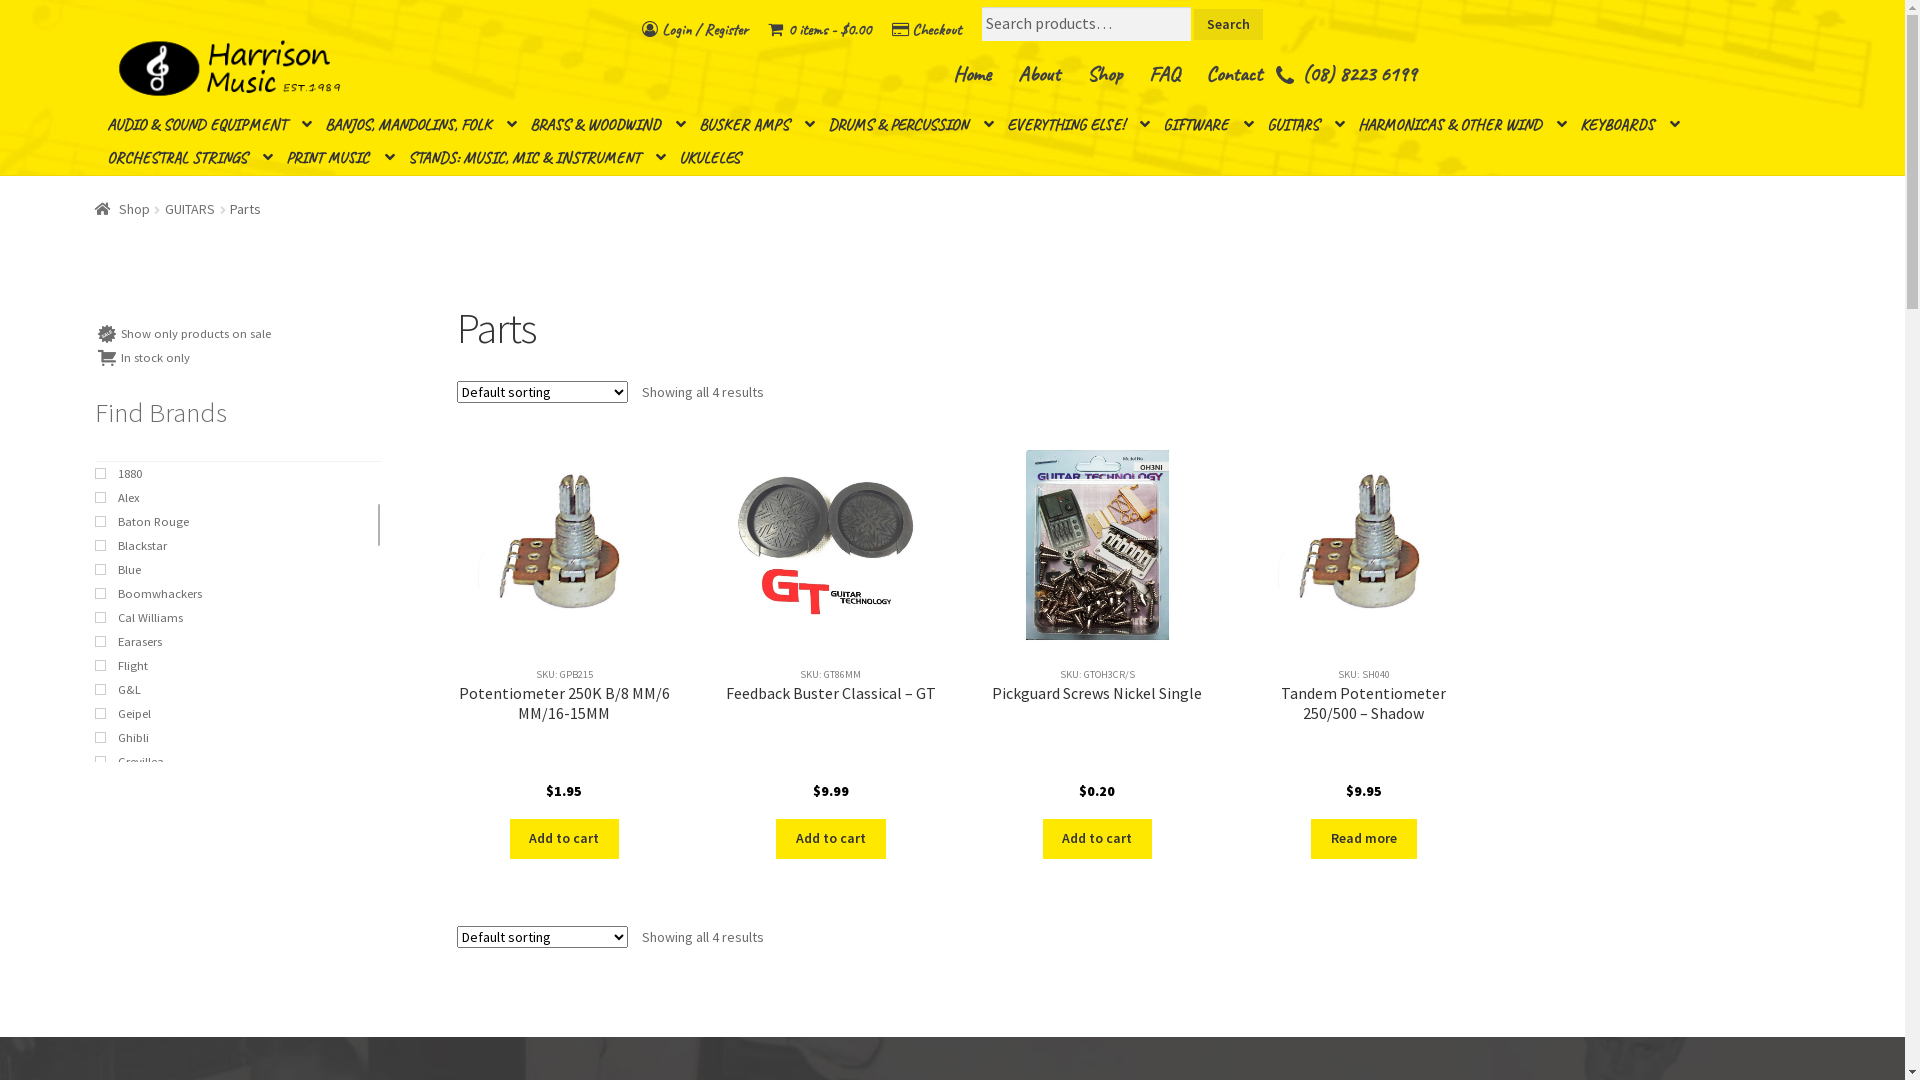 This screenshot has height=1080, width=1920. What do you see at coordinates (1232, 73) in the screenshot?
I see `'Contact'` at bounding box center [1232, 73].